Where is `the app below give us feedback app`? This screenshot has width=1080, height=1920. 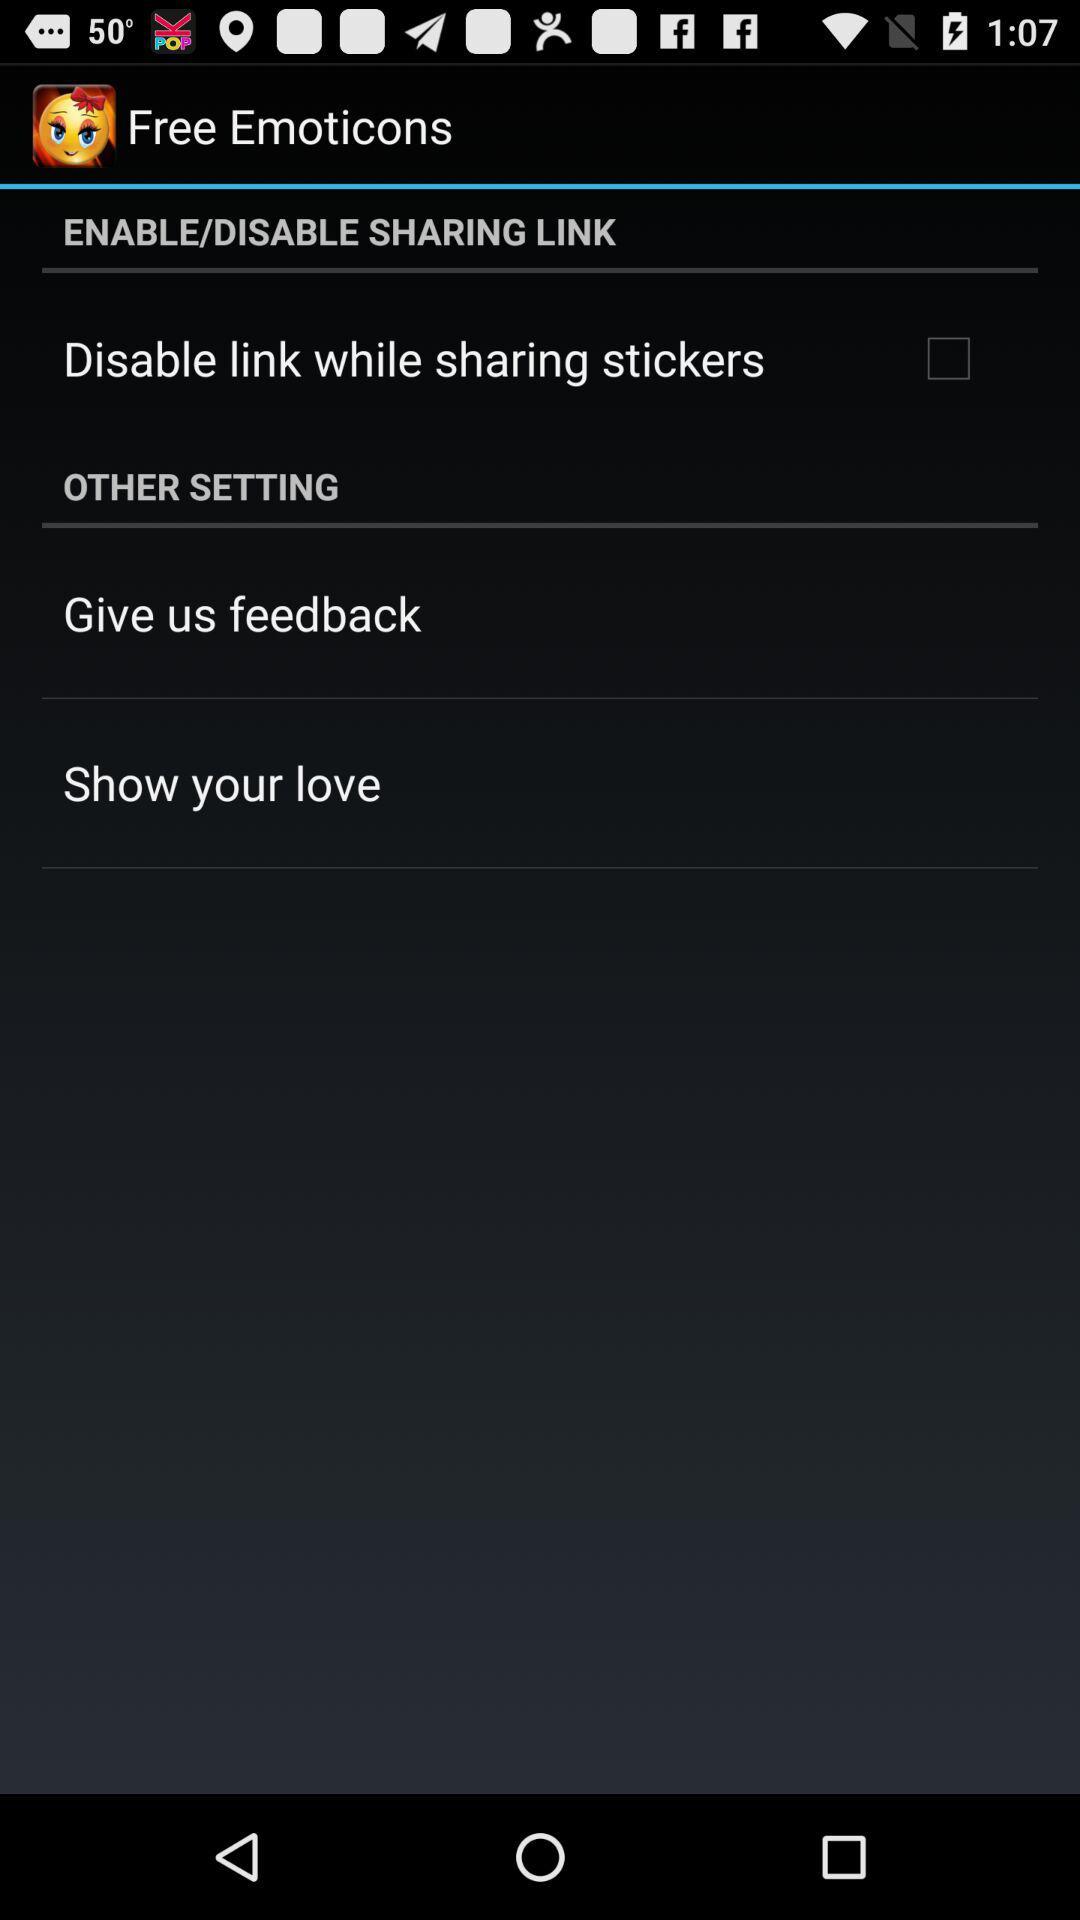 the app below give us feedback app is located at coordinates (222, 781).